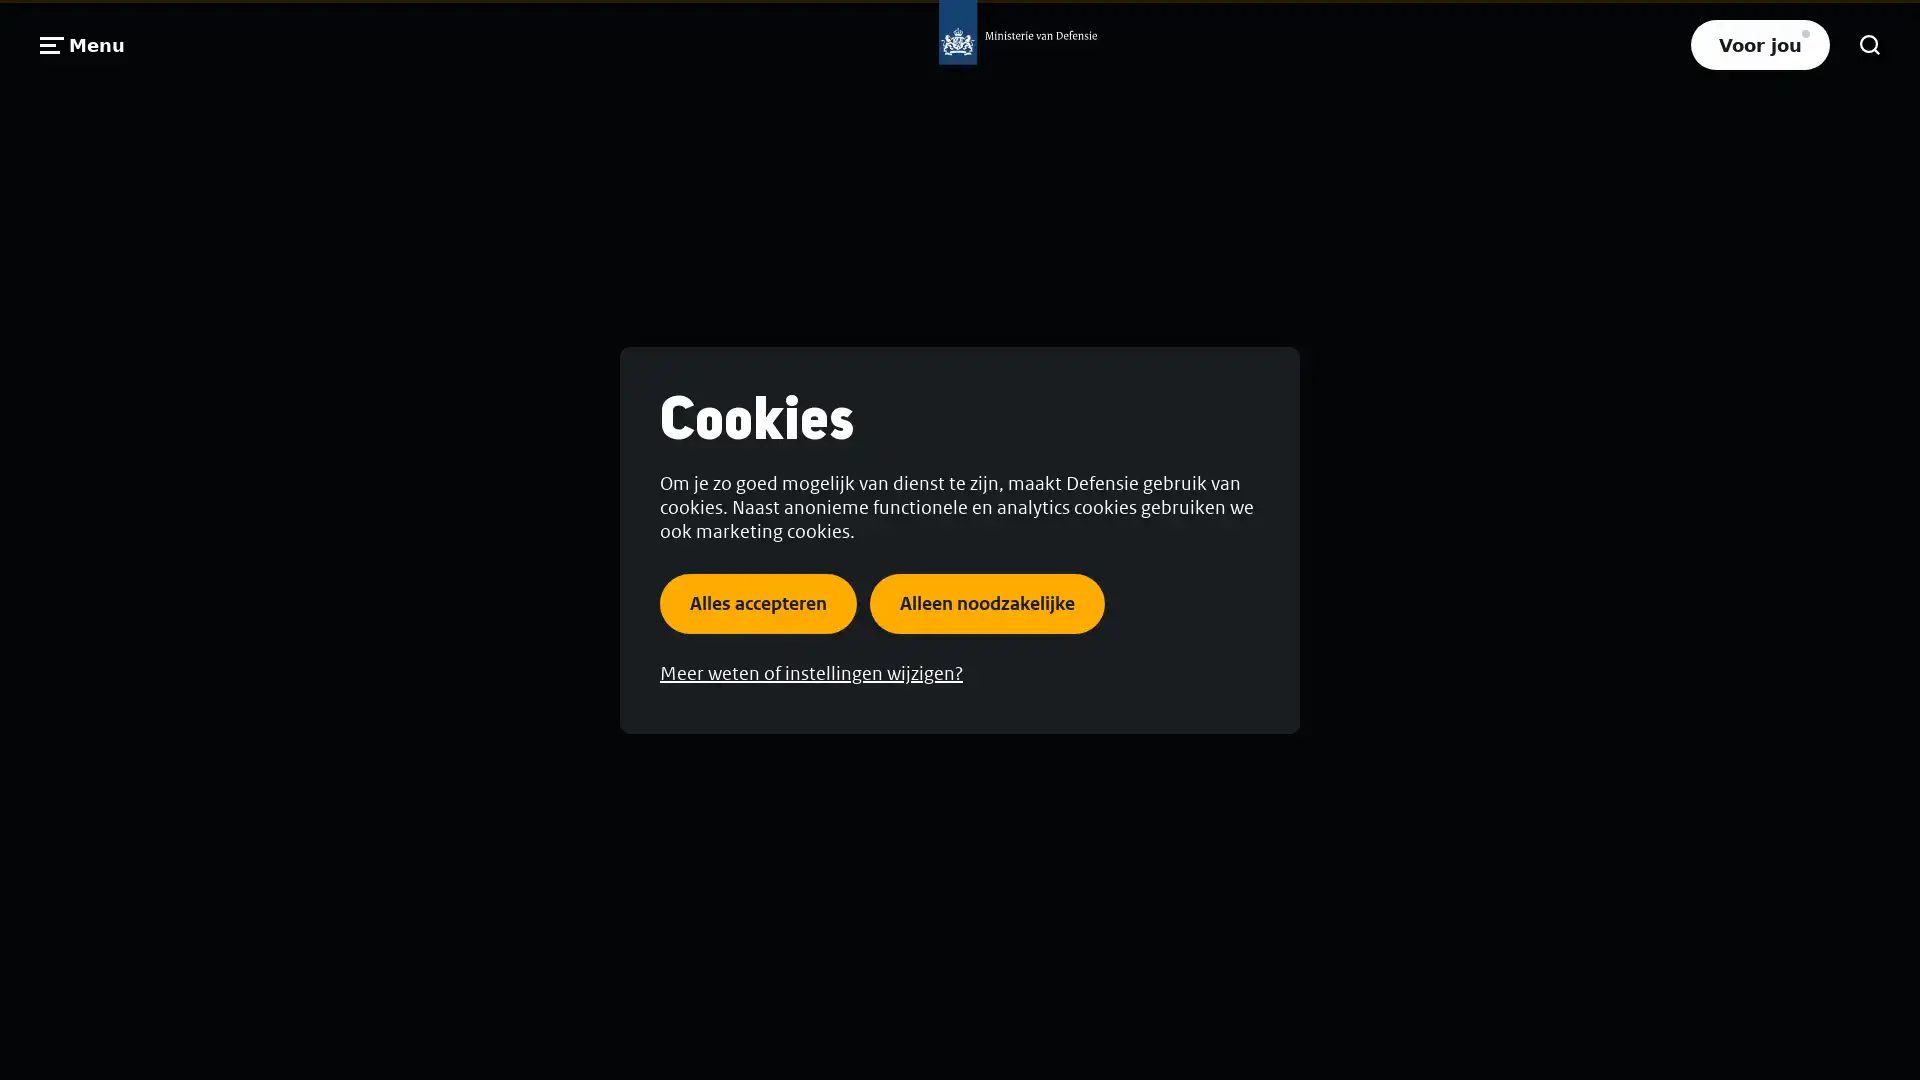 The width and height of the screenshot is (1920, 1080). I want to click on Alleen noodzakelijke, so click(987, 601).